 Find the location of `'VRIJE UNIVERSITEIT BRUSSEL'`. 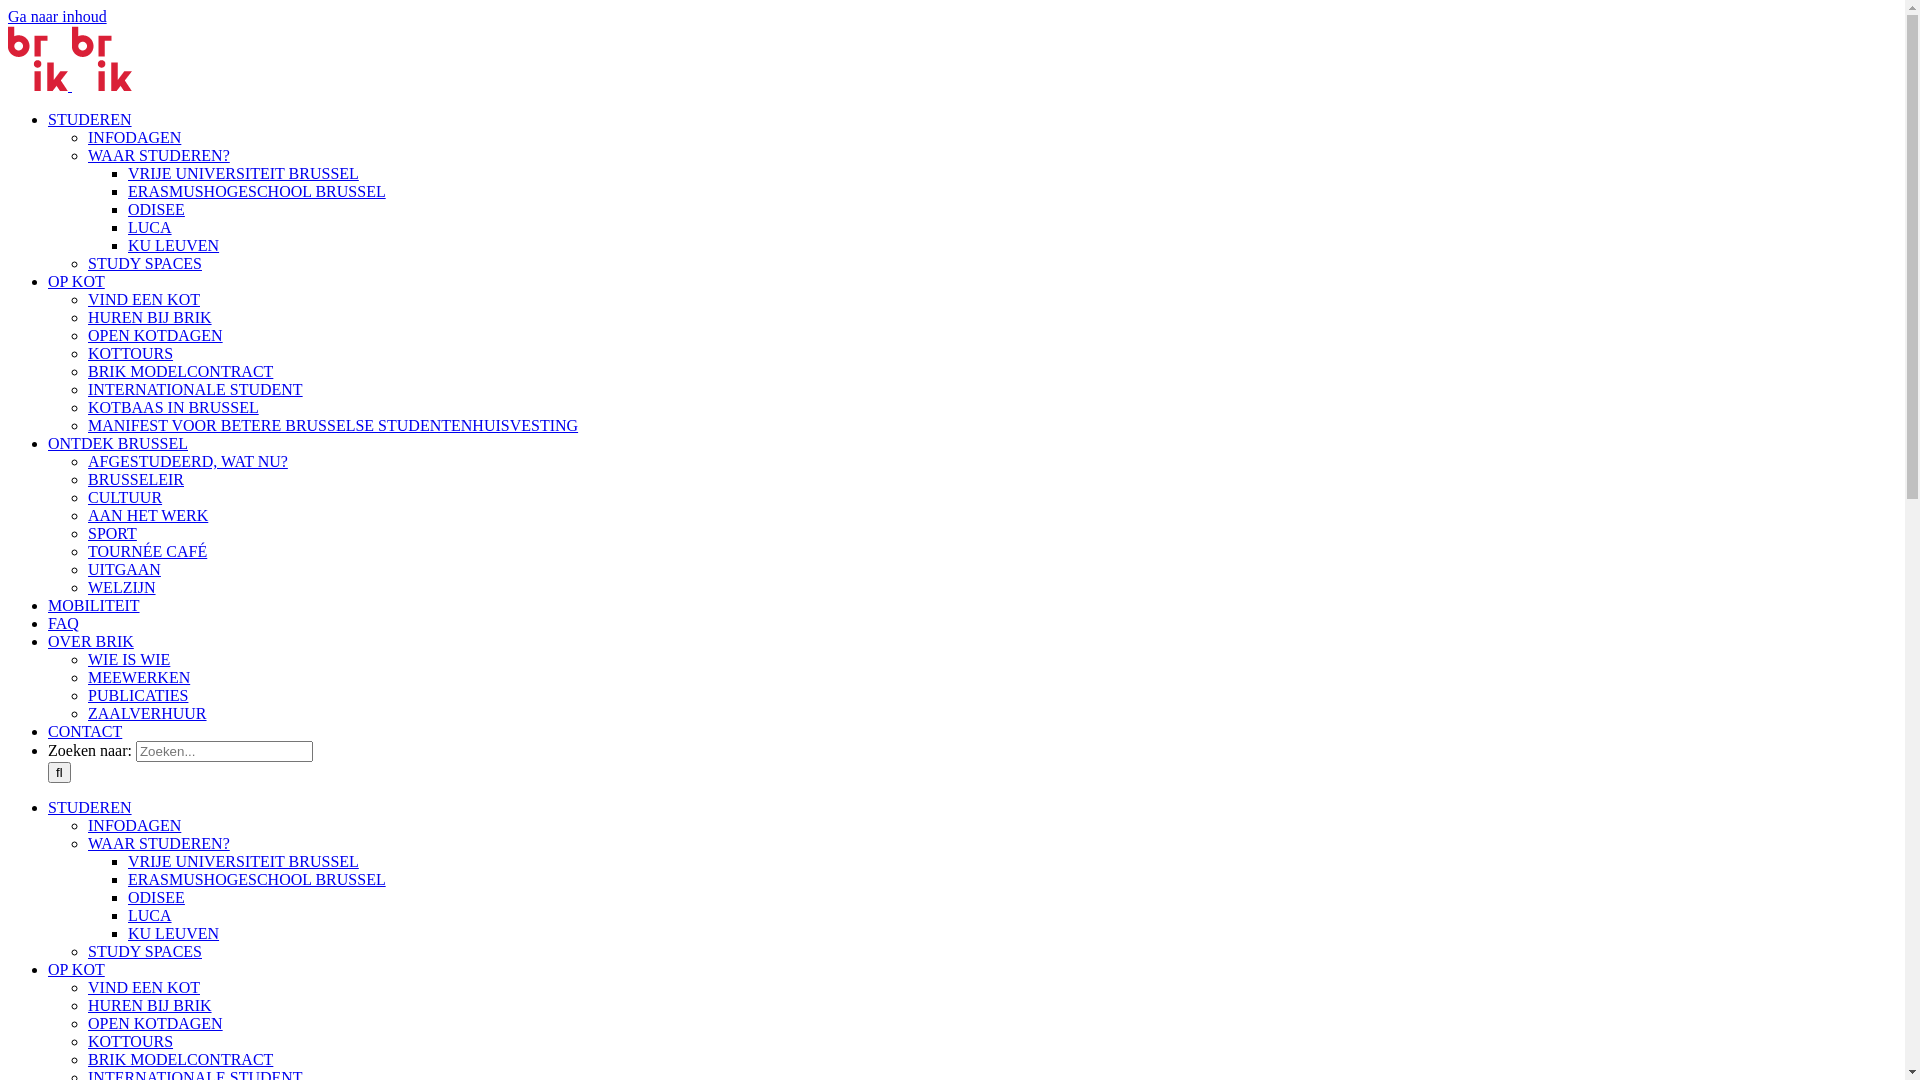

'VRIJE UNIVERSITEIT BRUSSEL' is located at coordinates (242, 172).